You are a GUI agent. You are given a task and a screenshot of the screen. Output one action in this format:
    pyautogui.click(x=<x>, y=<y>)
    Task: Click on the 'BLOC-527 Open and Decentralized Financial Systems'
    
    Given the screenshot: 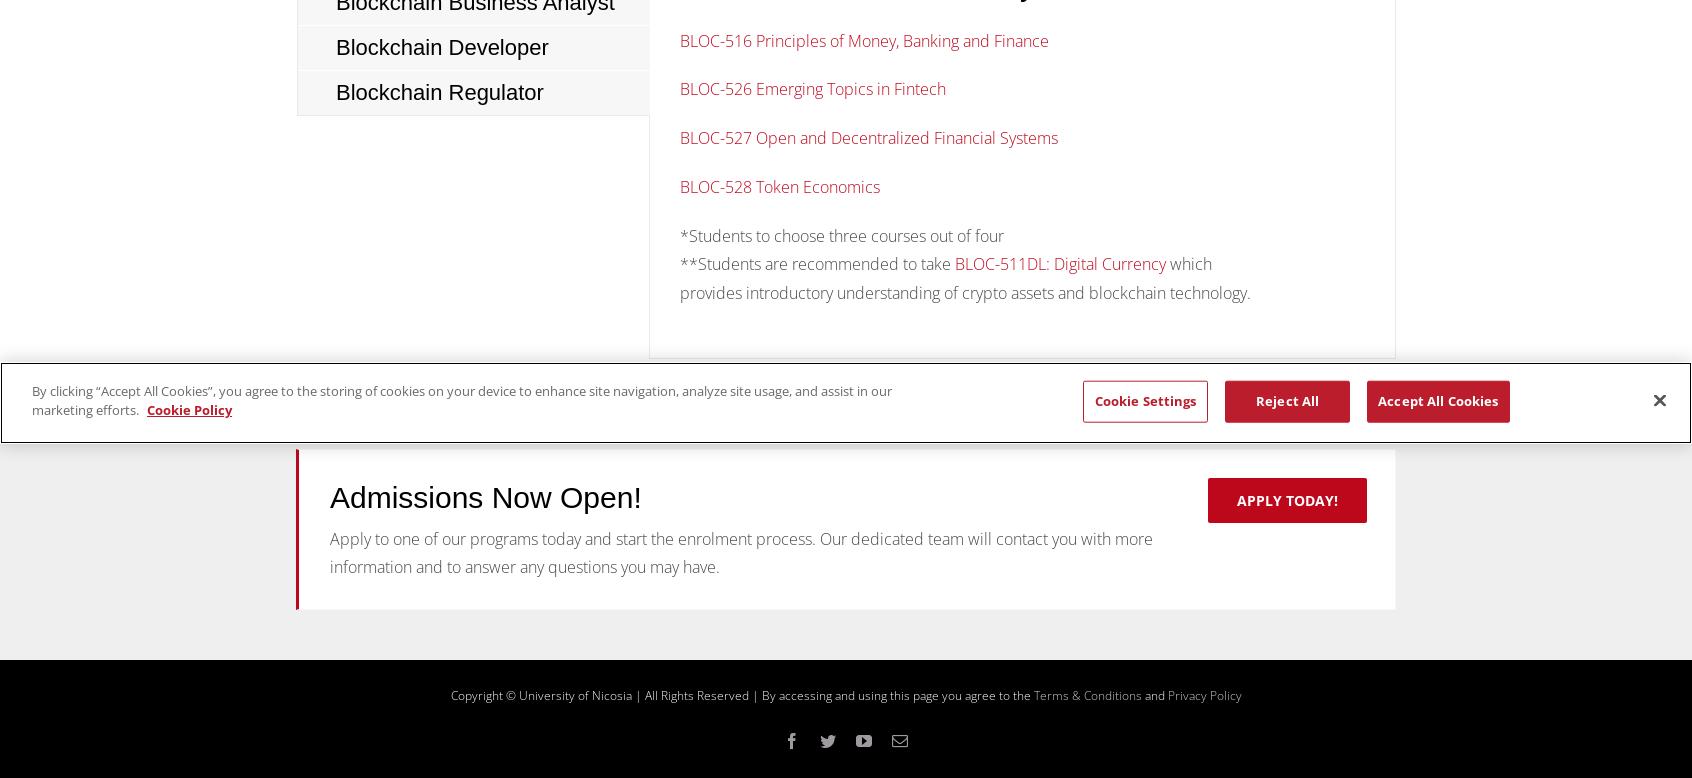 What is the action you would take?
    pyautogui.click(x=869, y=138)
    